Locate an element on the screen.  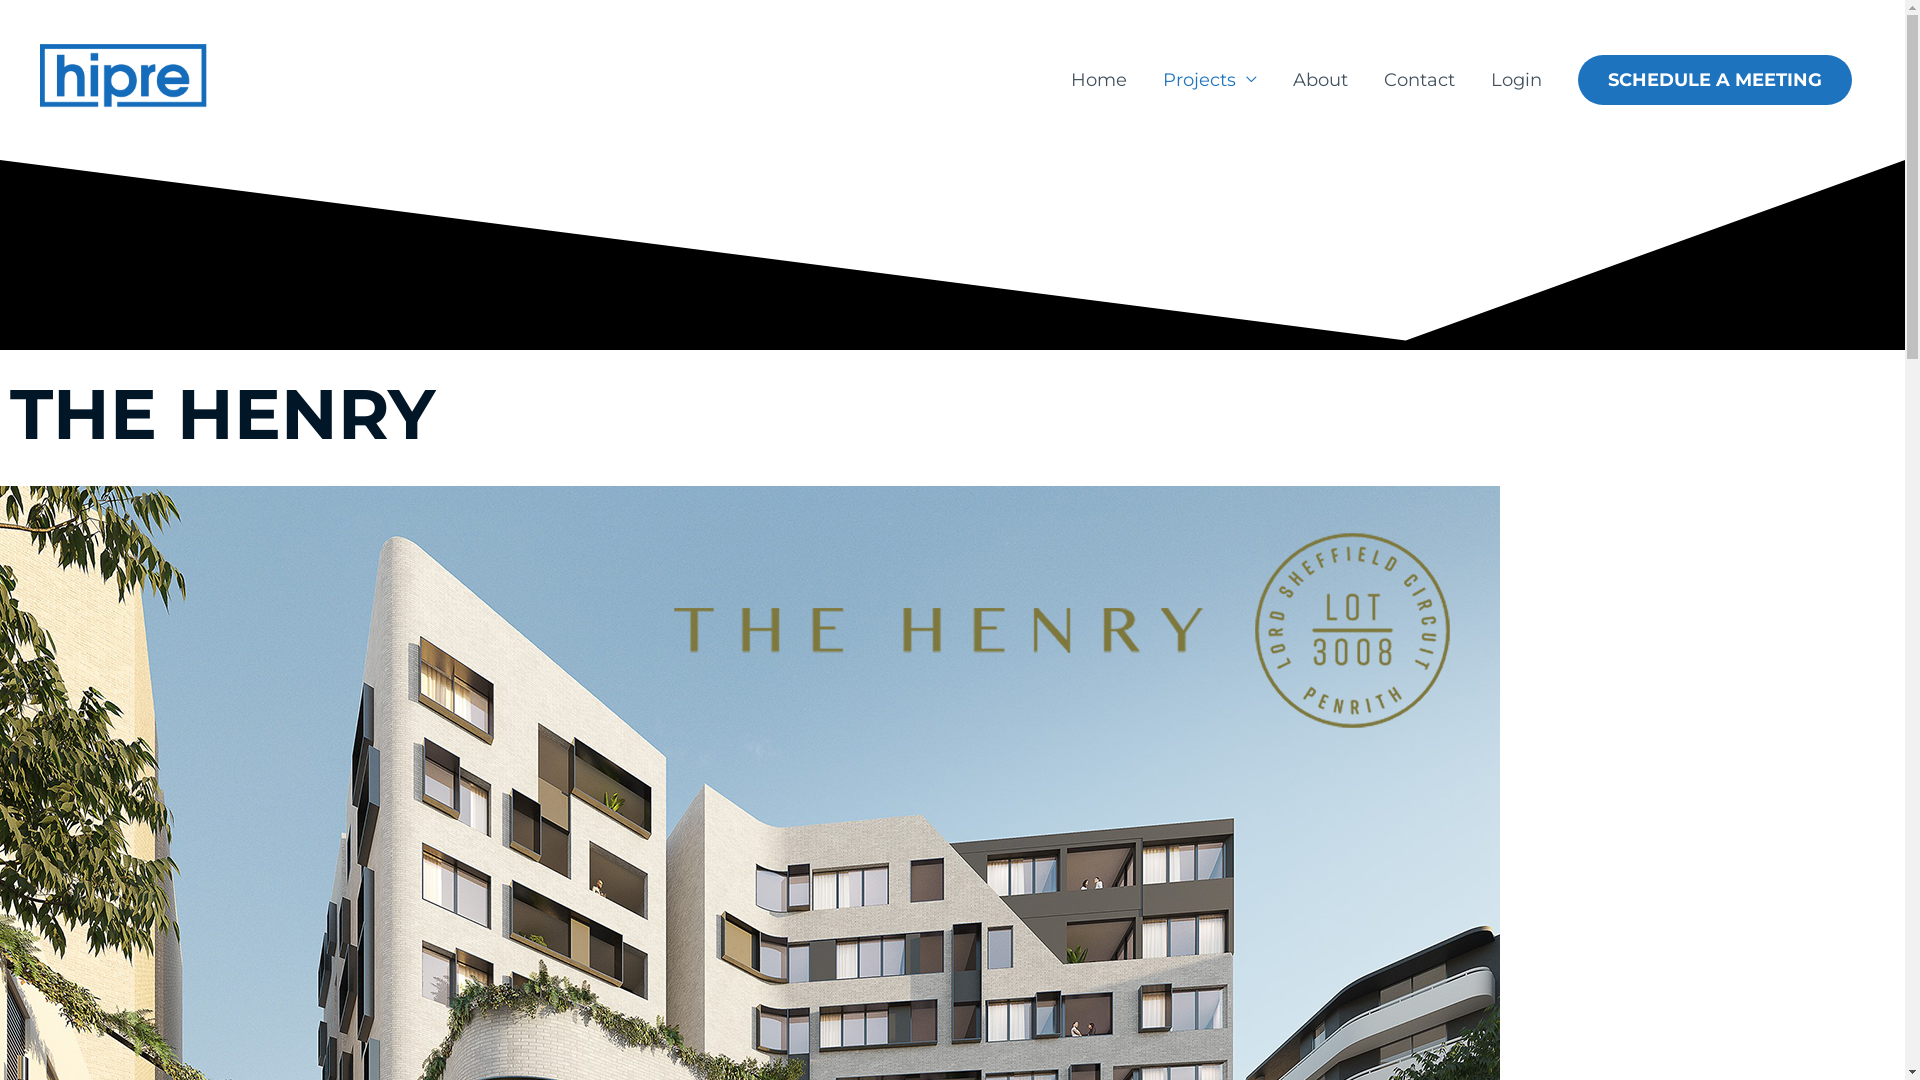
'Login' is located at coordinates (1473, 79).